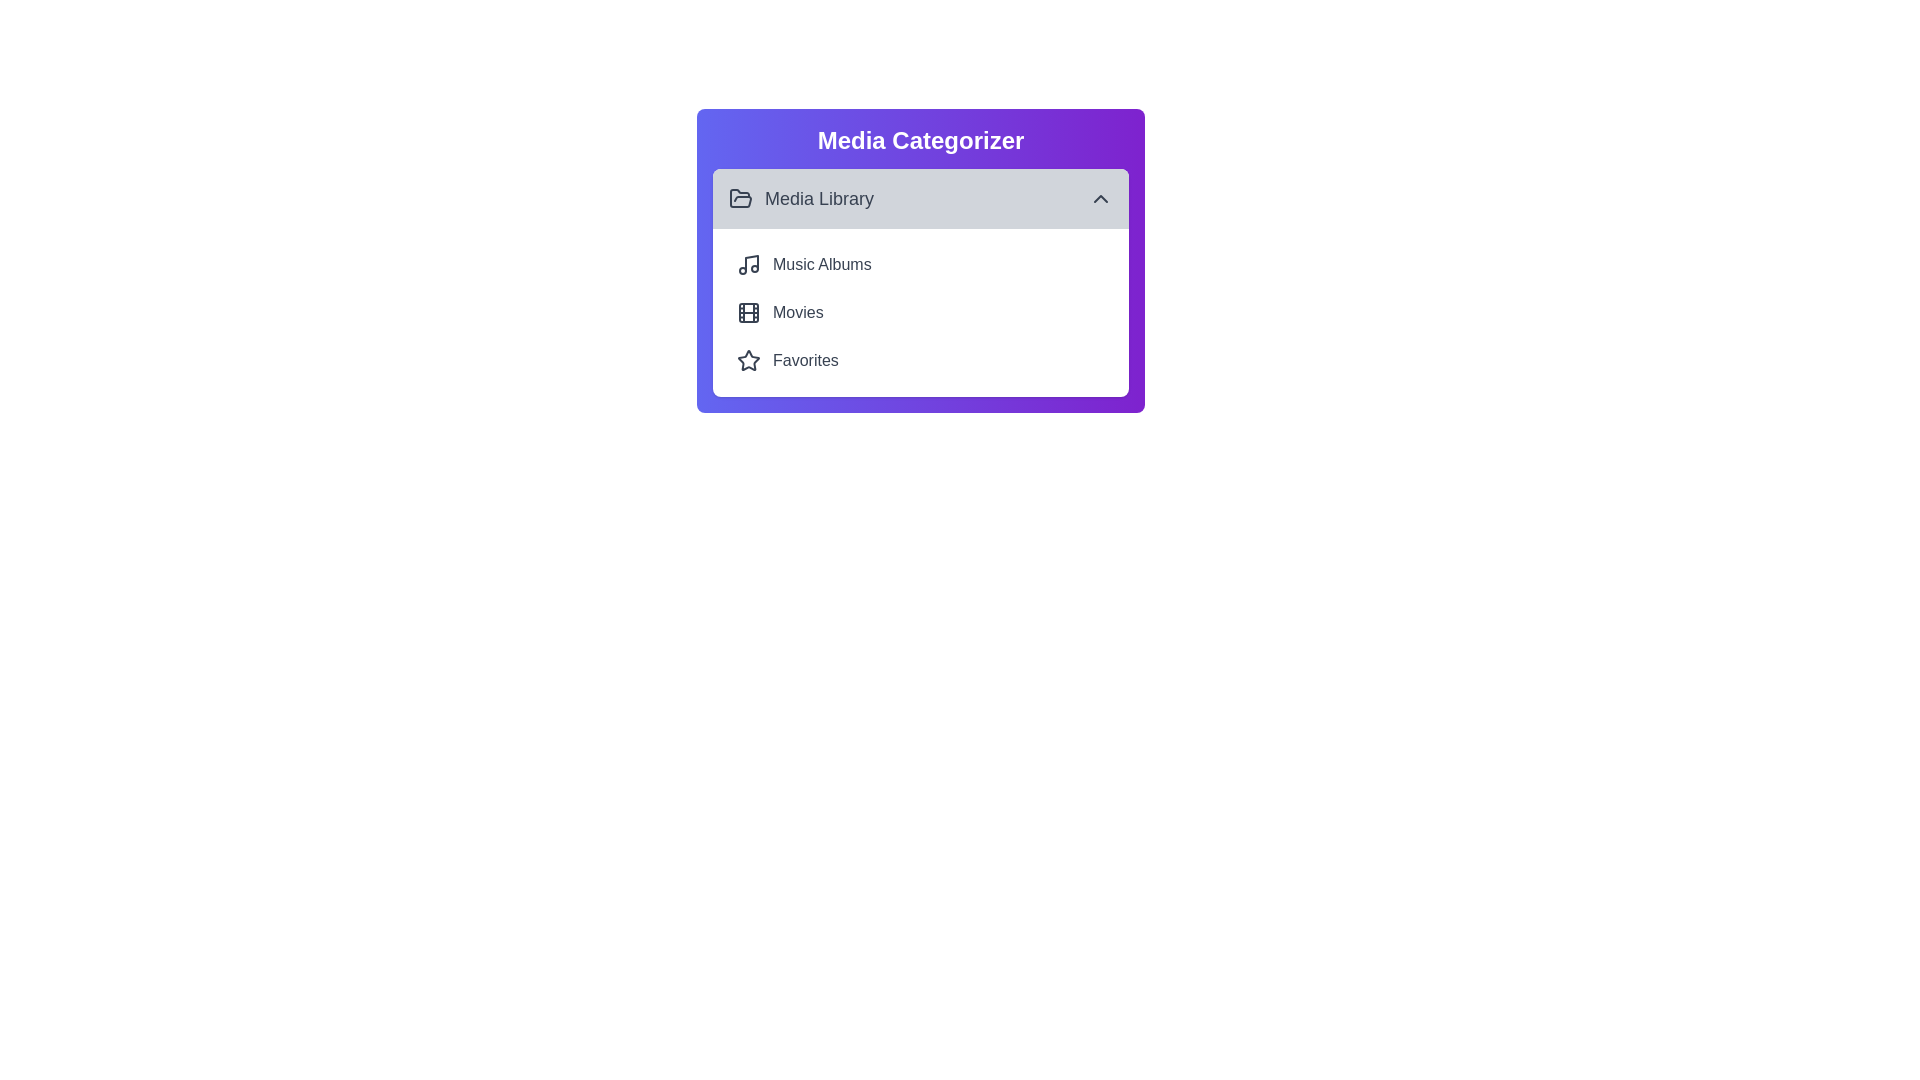 This screenshot has width=1920, height=1080. I want to click on the menu item Favorites to trigger its hover effect, so click(920, 361).